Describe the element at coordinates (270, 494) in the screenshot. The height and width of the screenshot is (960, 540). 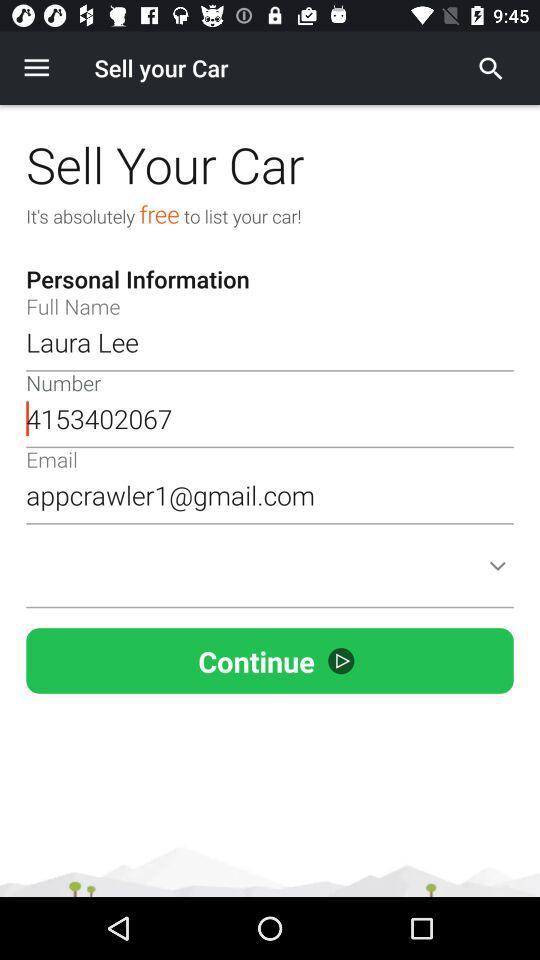
I see `the appcrawler1@gmail.com item` at that location.